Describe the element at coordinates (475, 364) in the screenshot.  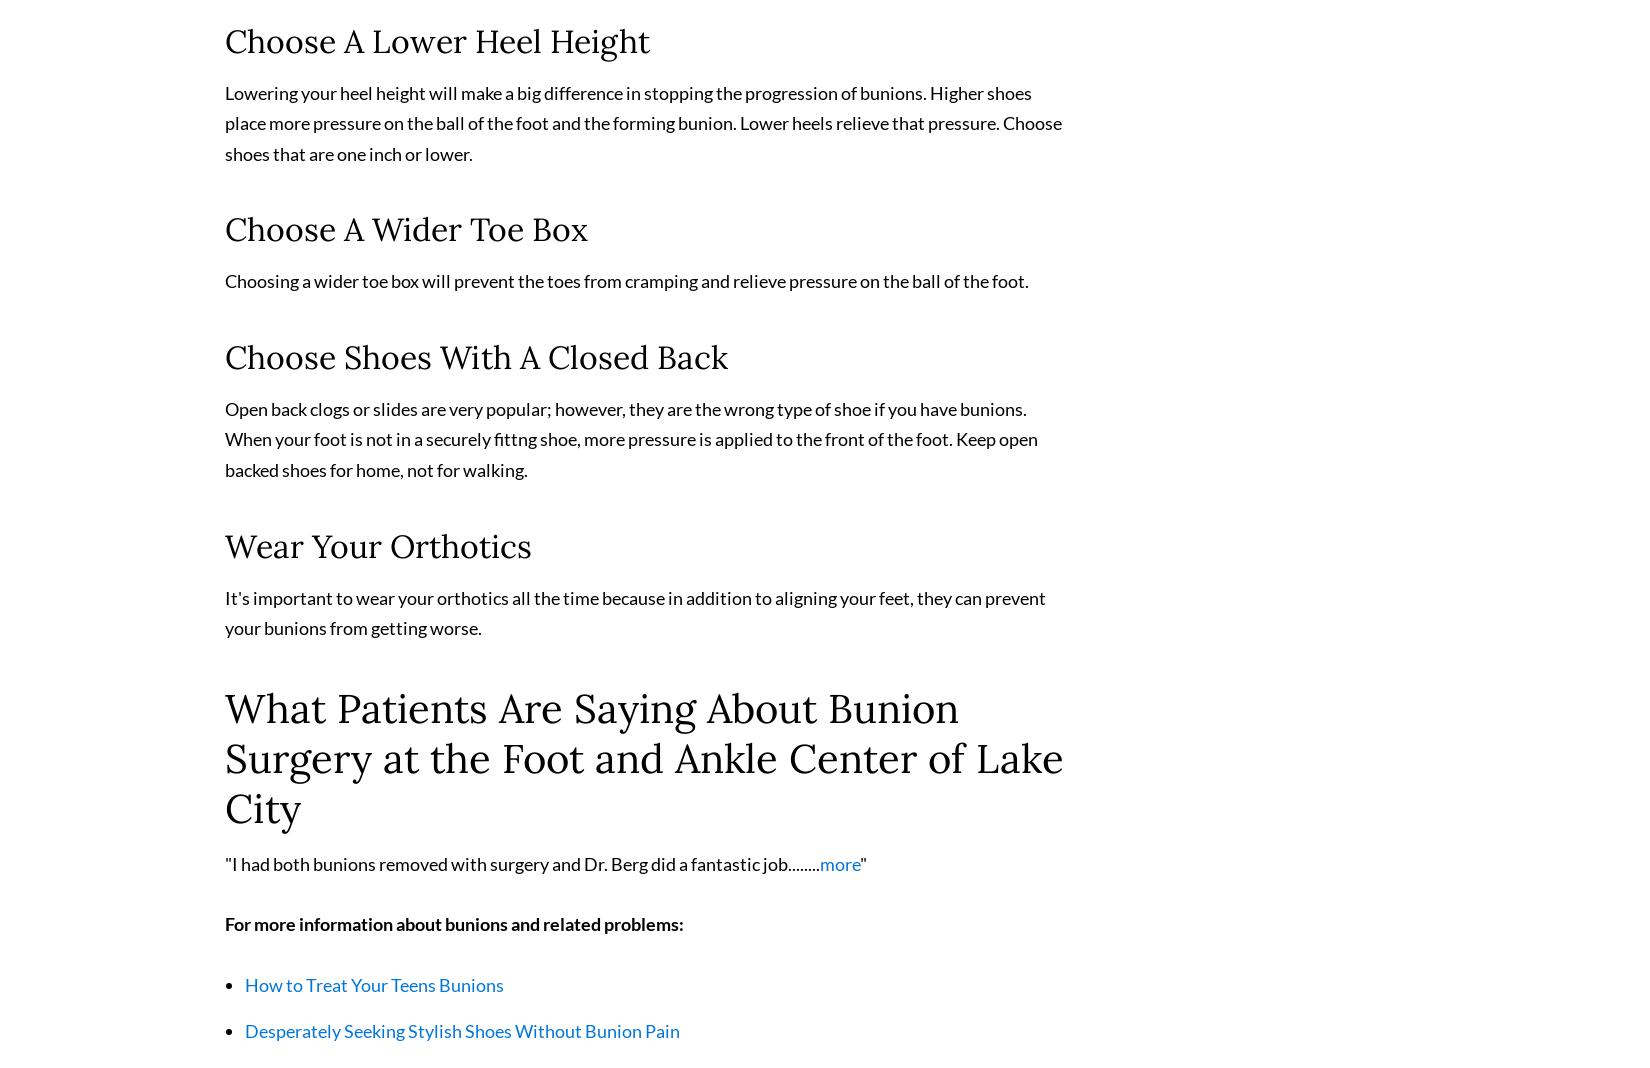
I see `'Choose Shoes With A Closed Back'` at that location.